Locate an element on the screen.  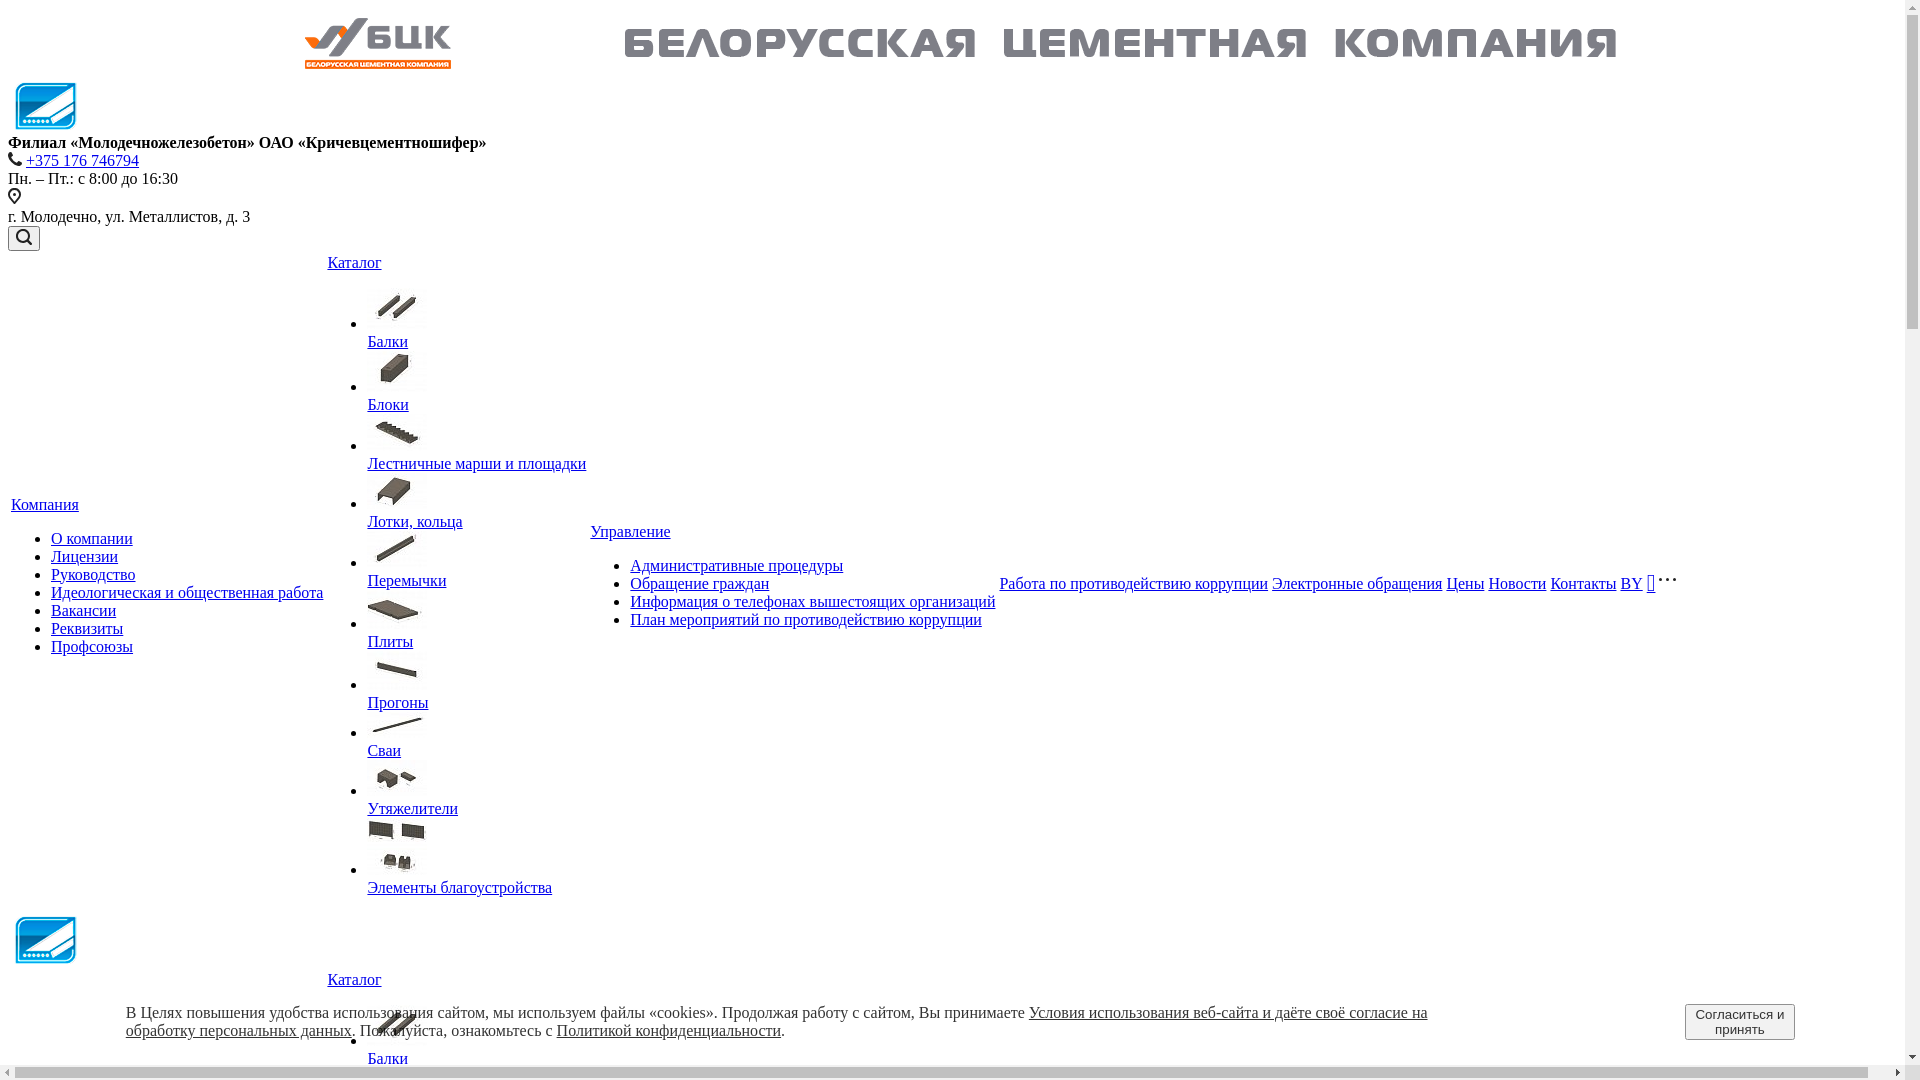
'BY' is located at coordinates (1631, 582).